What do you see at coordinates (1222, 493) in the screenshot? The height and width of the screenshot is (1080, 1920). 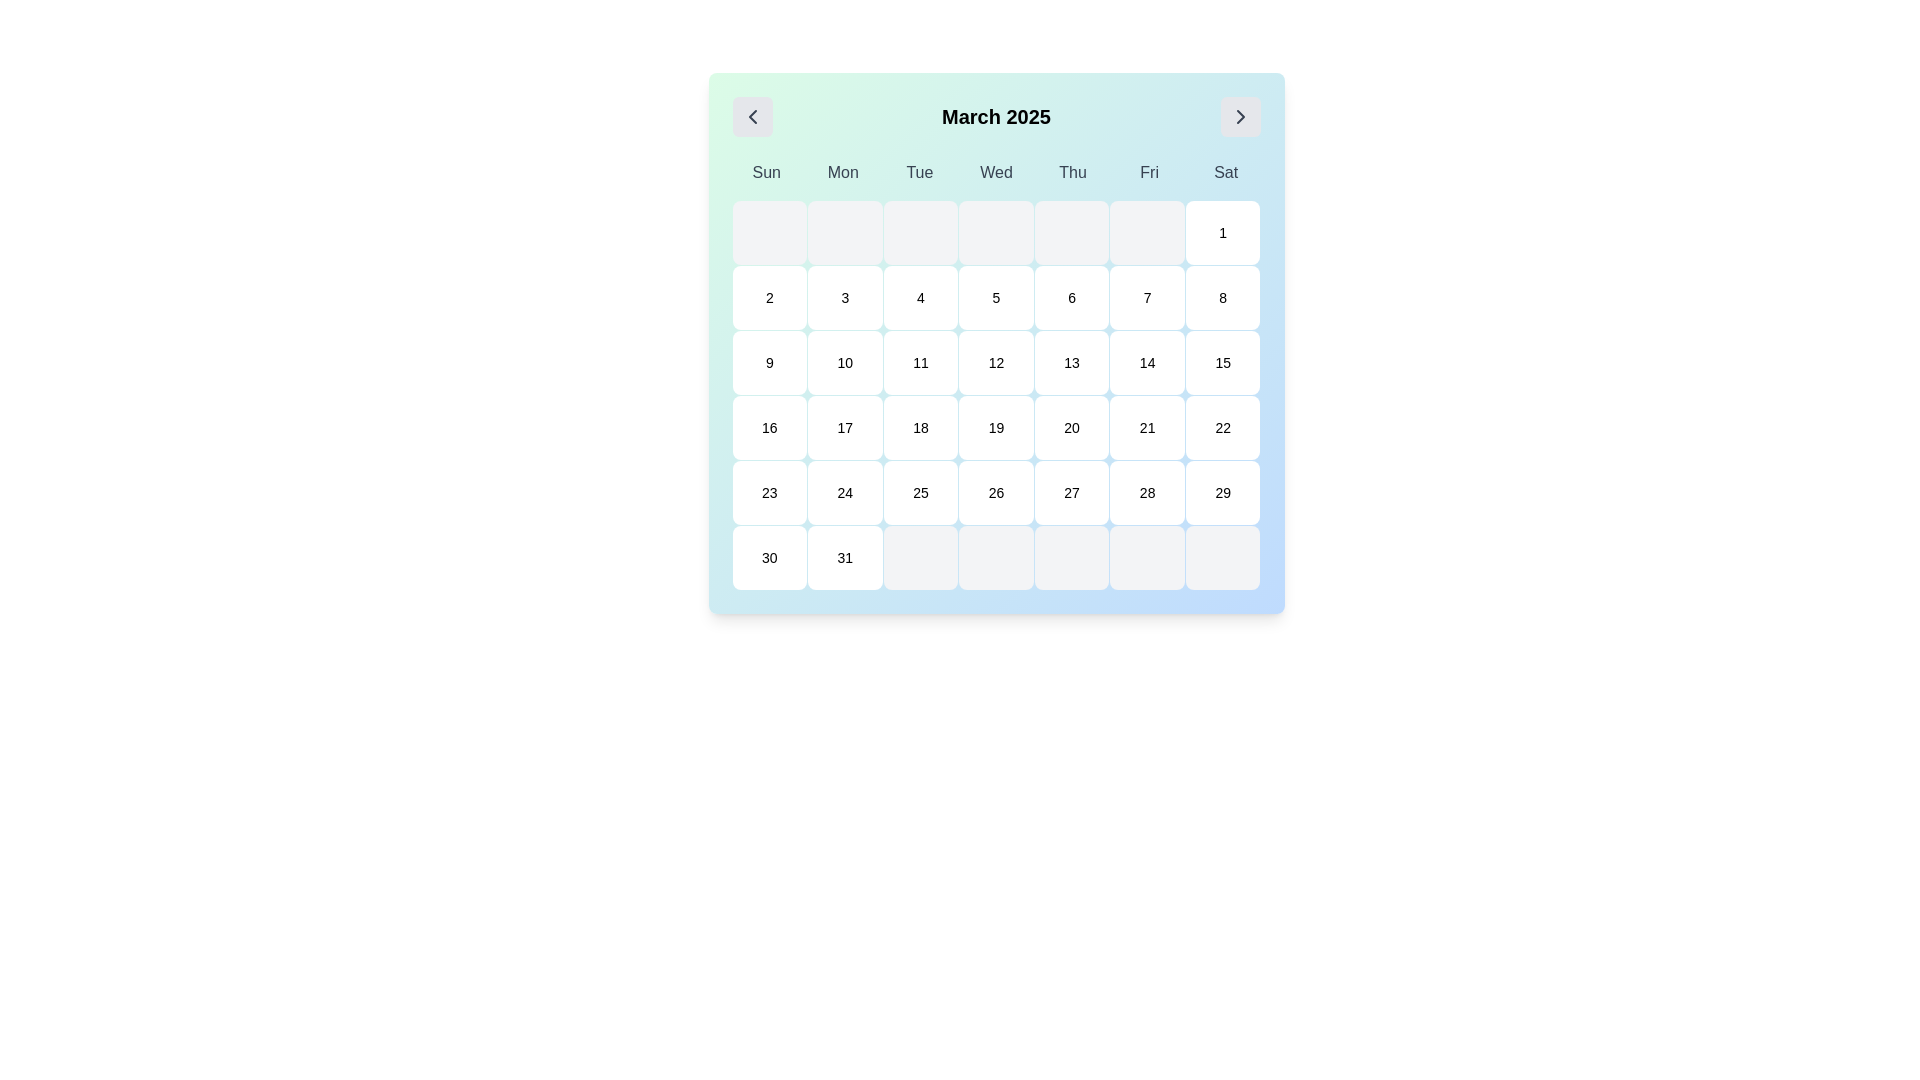 I see `the clickable calendar date cell displaying the numeral '29'` at bounding box center [1222, 493].